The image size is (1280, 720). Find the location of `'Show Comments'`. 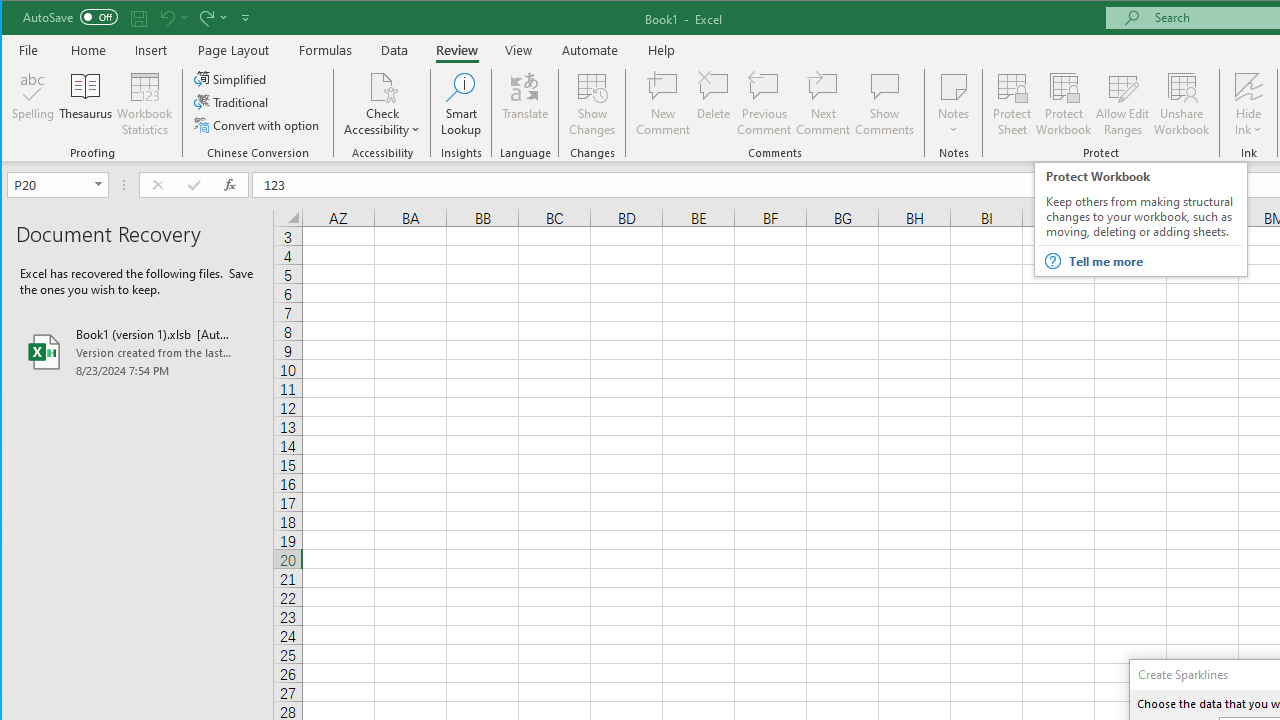

'Show Comments' is located at coordinates (883, 104).